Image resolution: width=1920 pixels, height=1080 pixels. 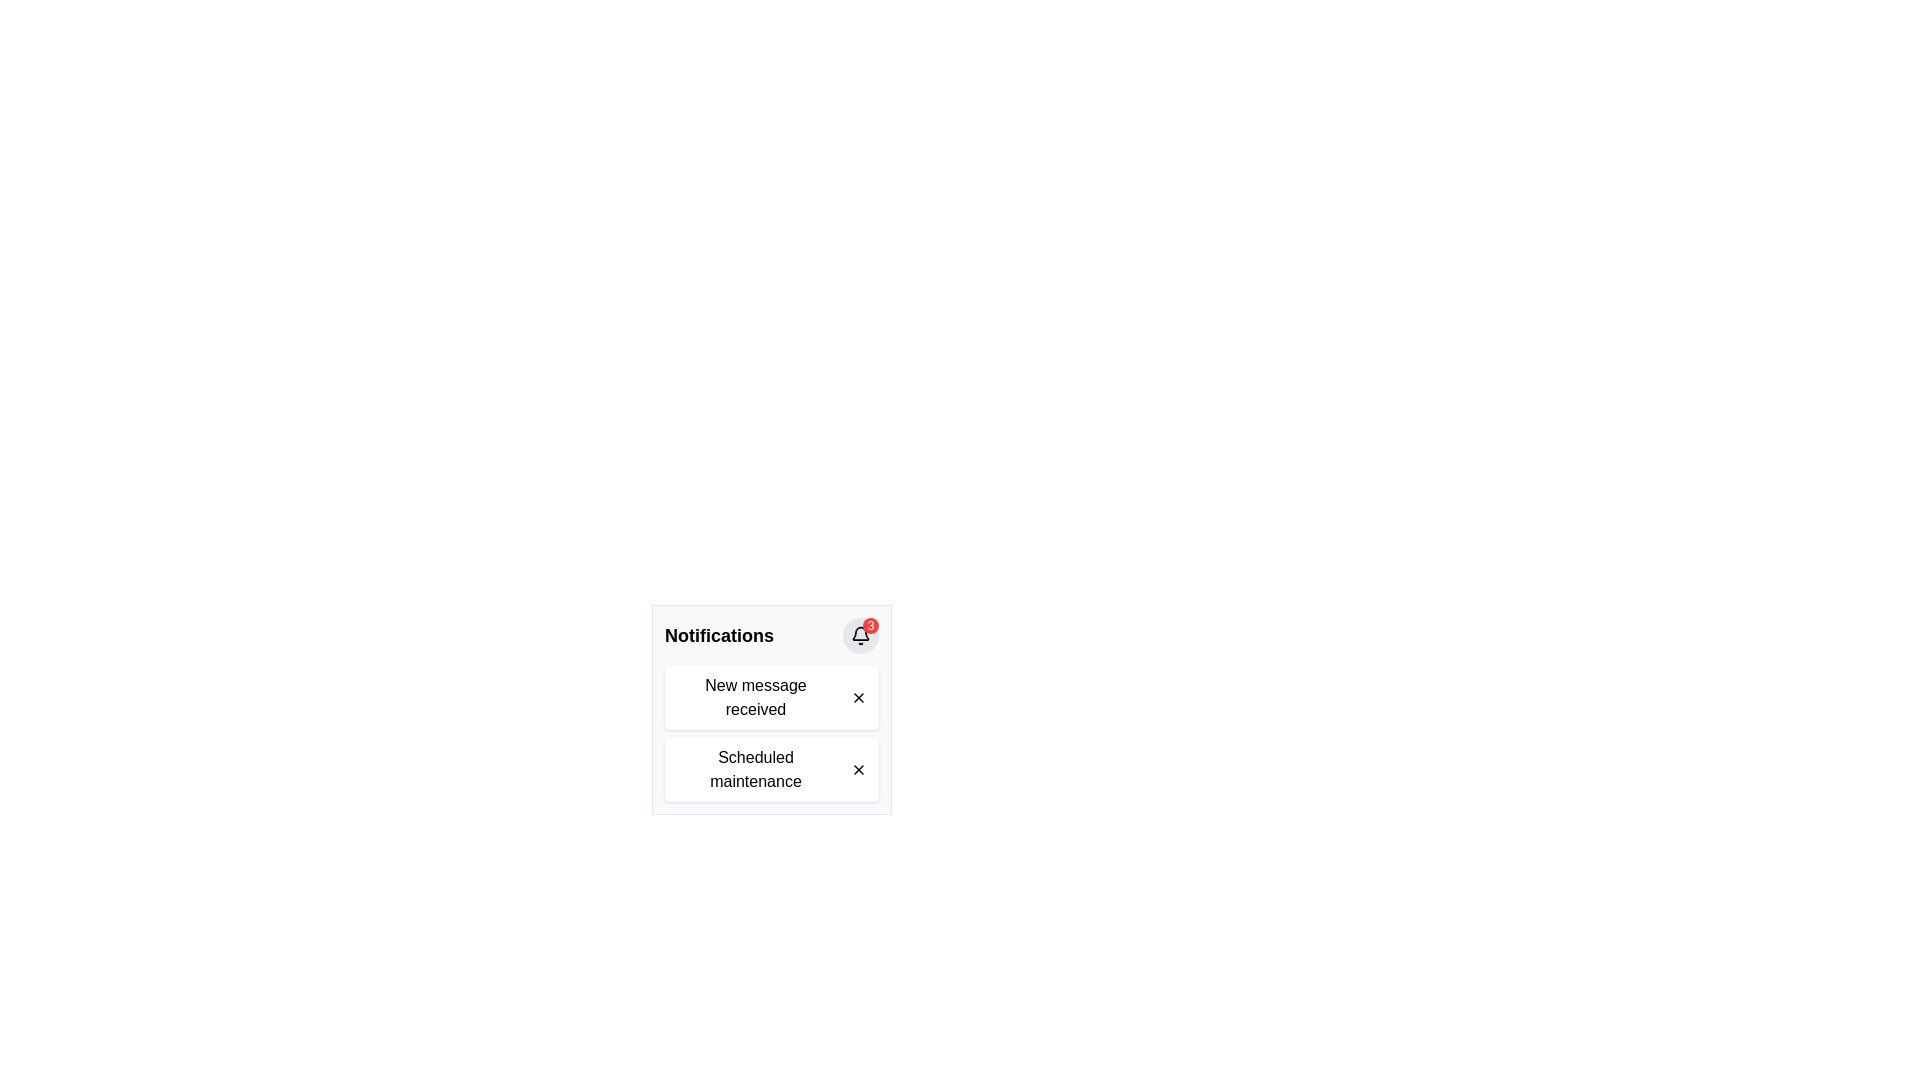 I want to click on the unread notifications Badge located at the top-right of the bell icon in the notification header to interact with it, so click(x=860, y=636).